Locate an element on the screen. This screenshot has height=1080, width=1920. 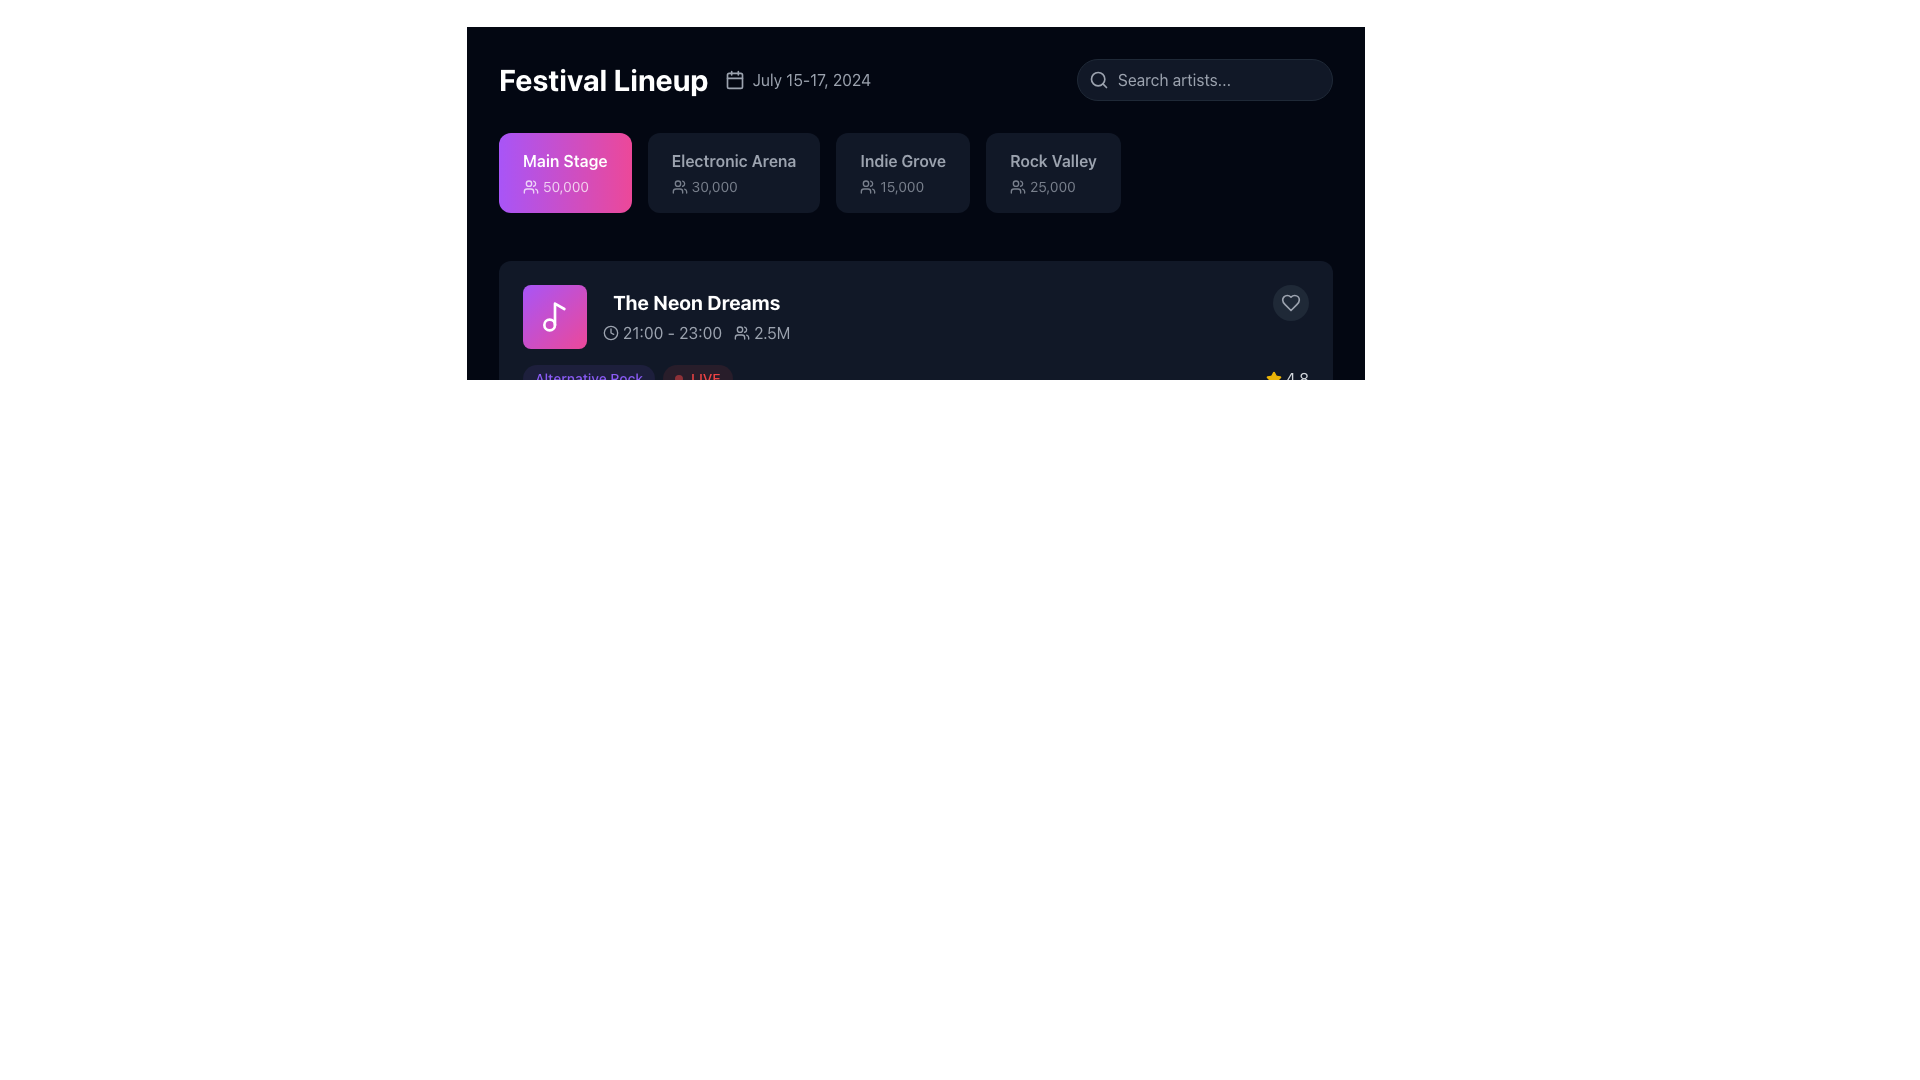
the numerical metric display, which is positioned in the center-right of the pink rectangular block labeled 'Main Stage' is located at coordinates (565, 186).